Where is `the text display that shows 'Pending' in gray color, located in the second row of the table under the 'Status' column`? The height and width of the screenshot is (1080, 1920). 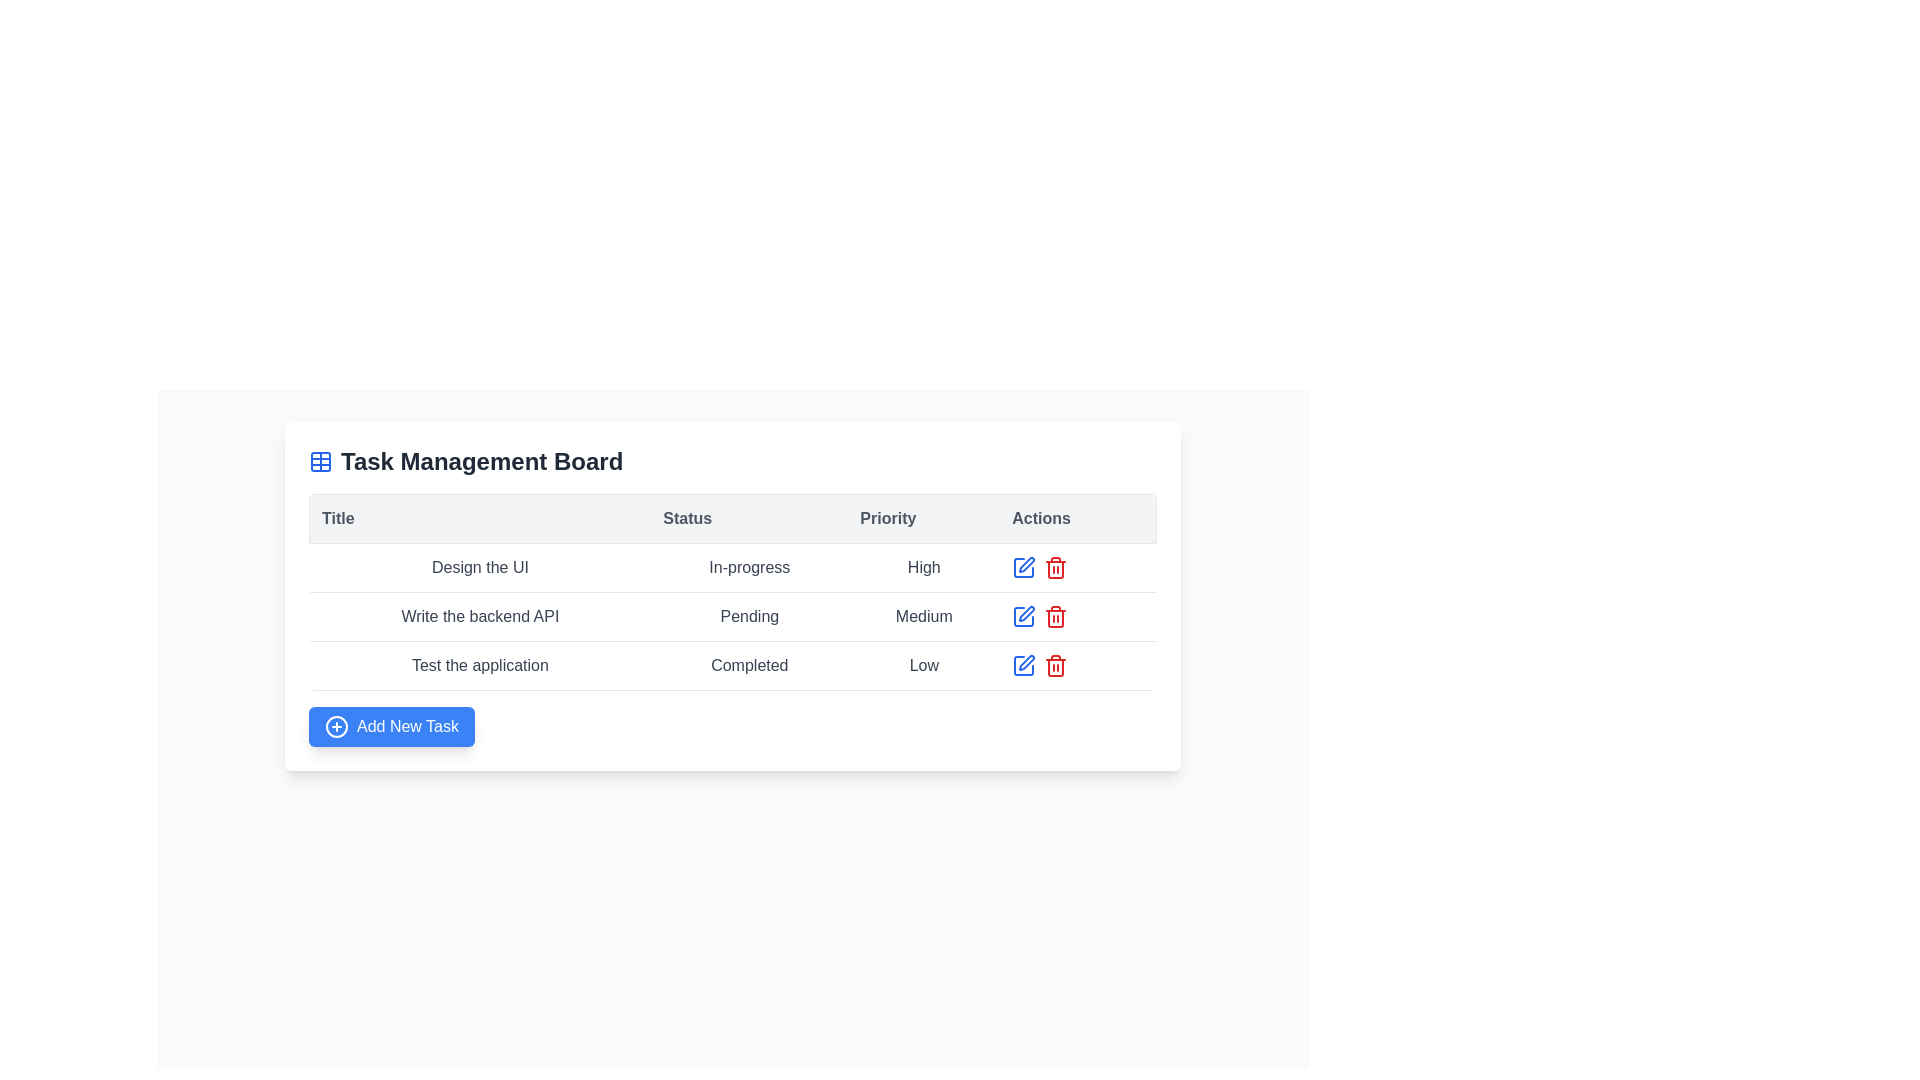
the text display that shows 'Pending' in gray color, located in the second row of the table under the 'Status' column is located at coordinates (748, 616).